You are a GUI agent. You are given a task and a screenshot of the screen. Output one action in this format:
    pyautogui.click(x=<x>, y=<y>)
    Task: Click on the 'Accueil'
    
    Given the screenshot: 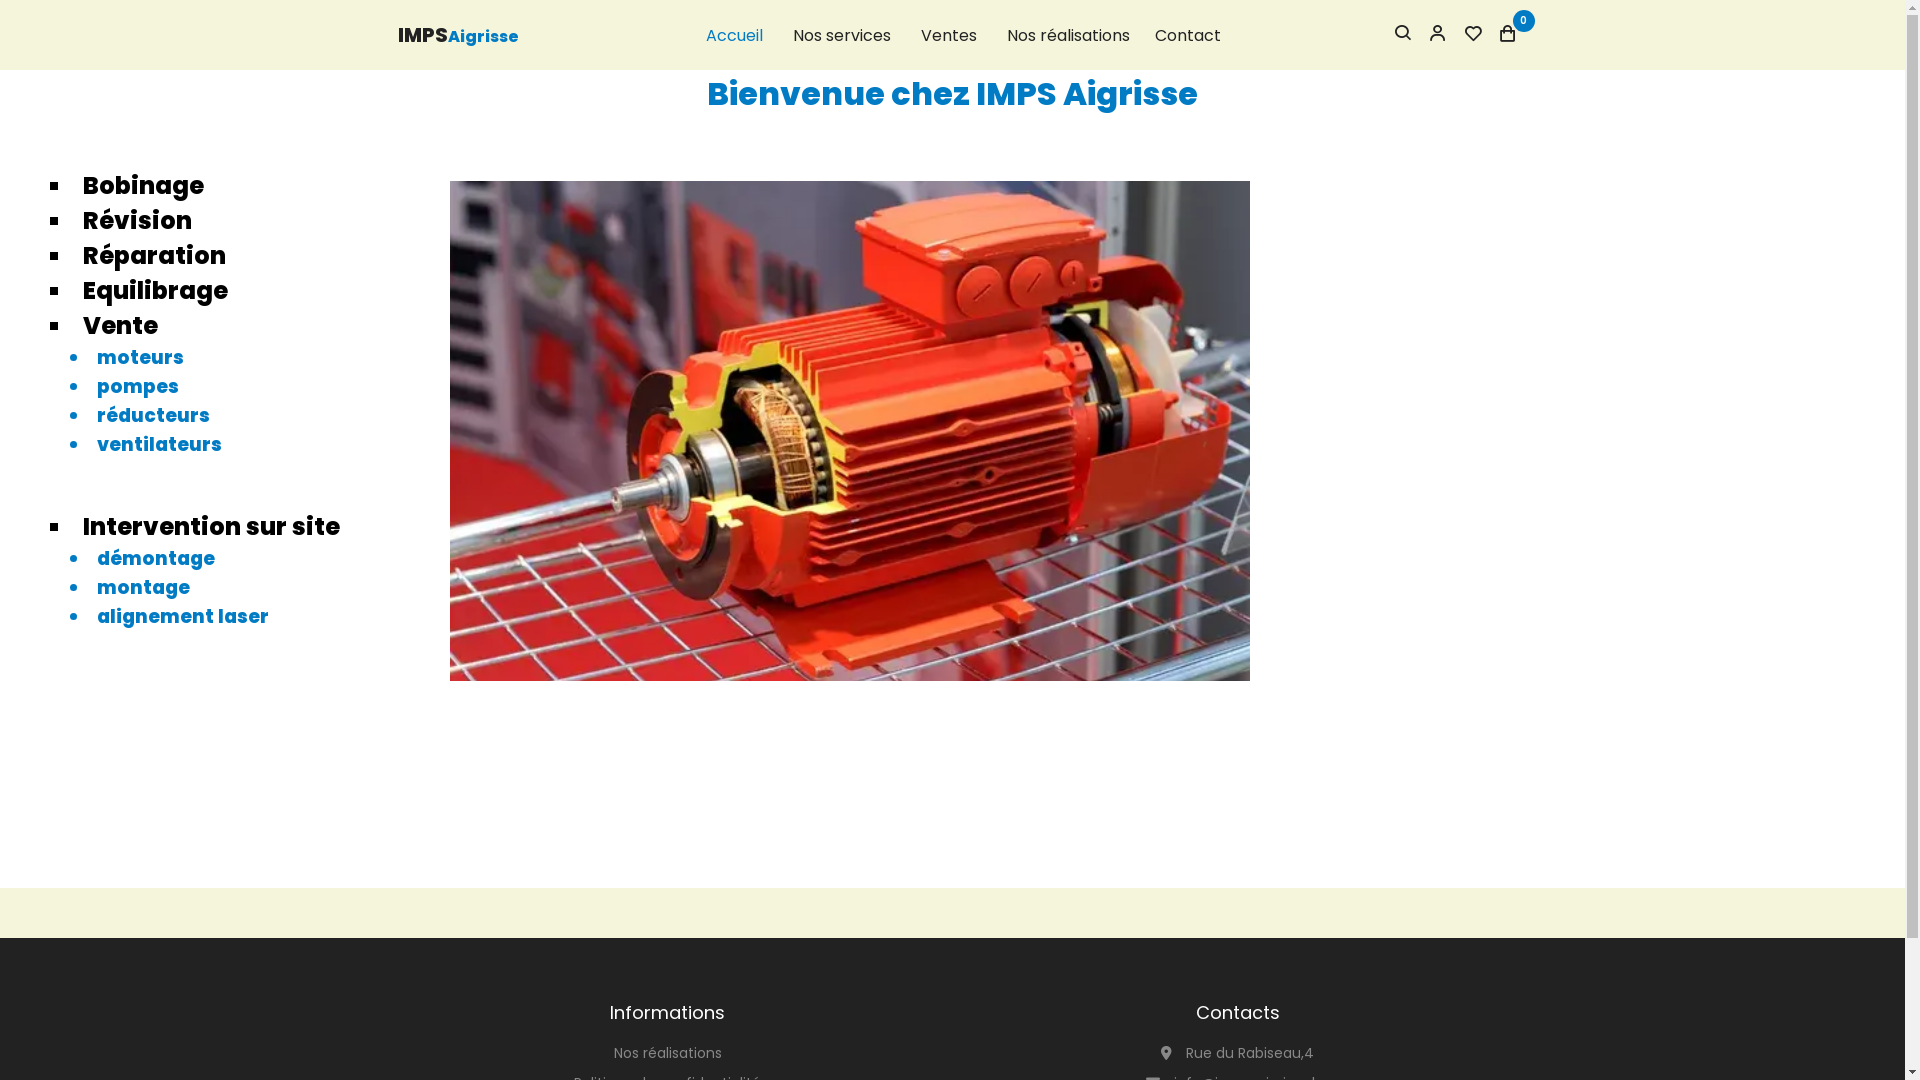 What is the action you would take?
    pyautogui.click(x=733, y=35)
    